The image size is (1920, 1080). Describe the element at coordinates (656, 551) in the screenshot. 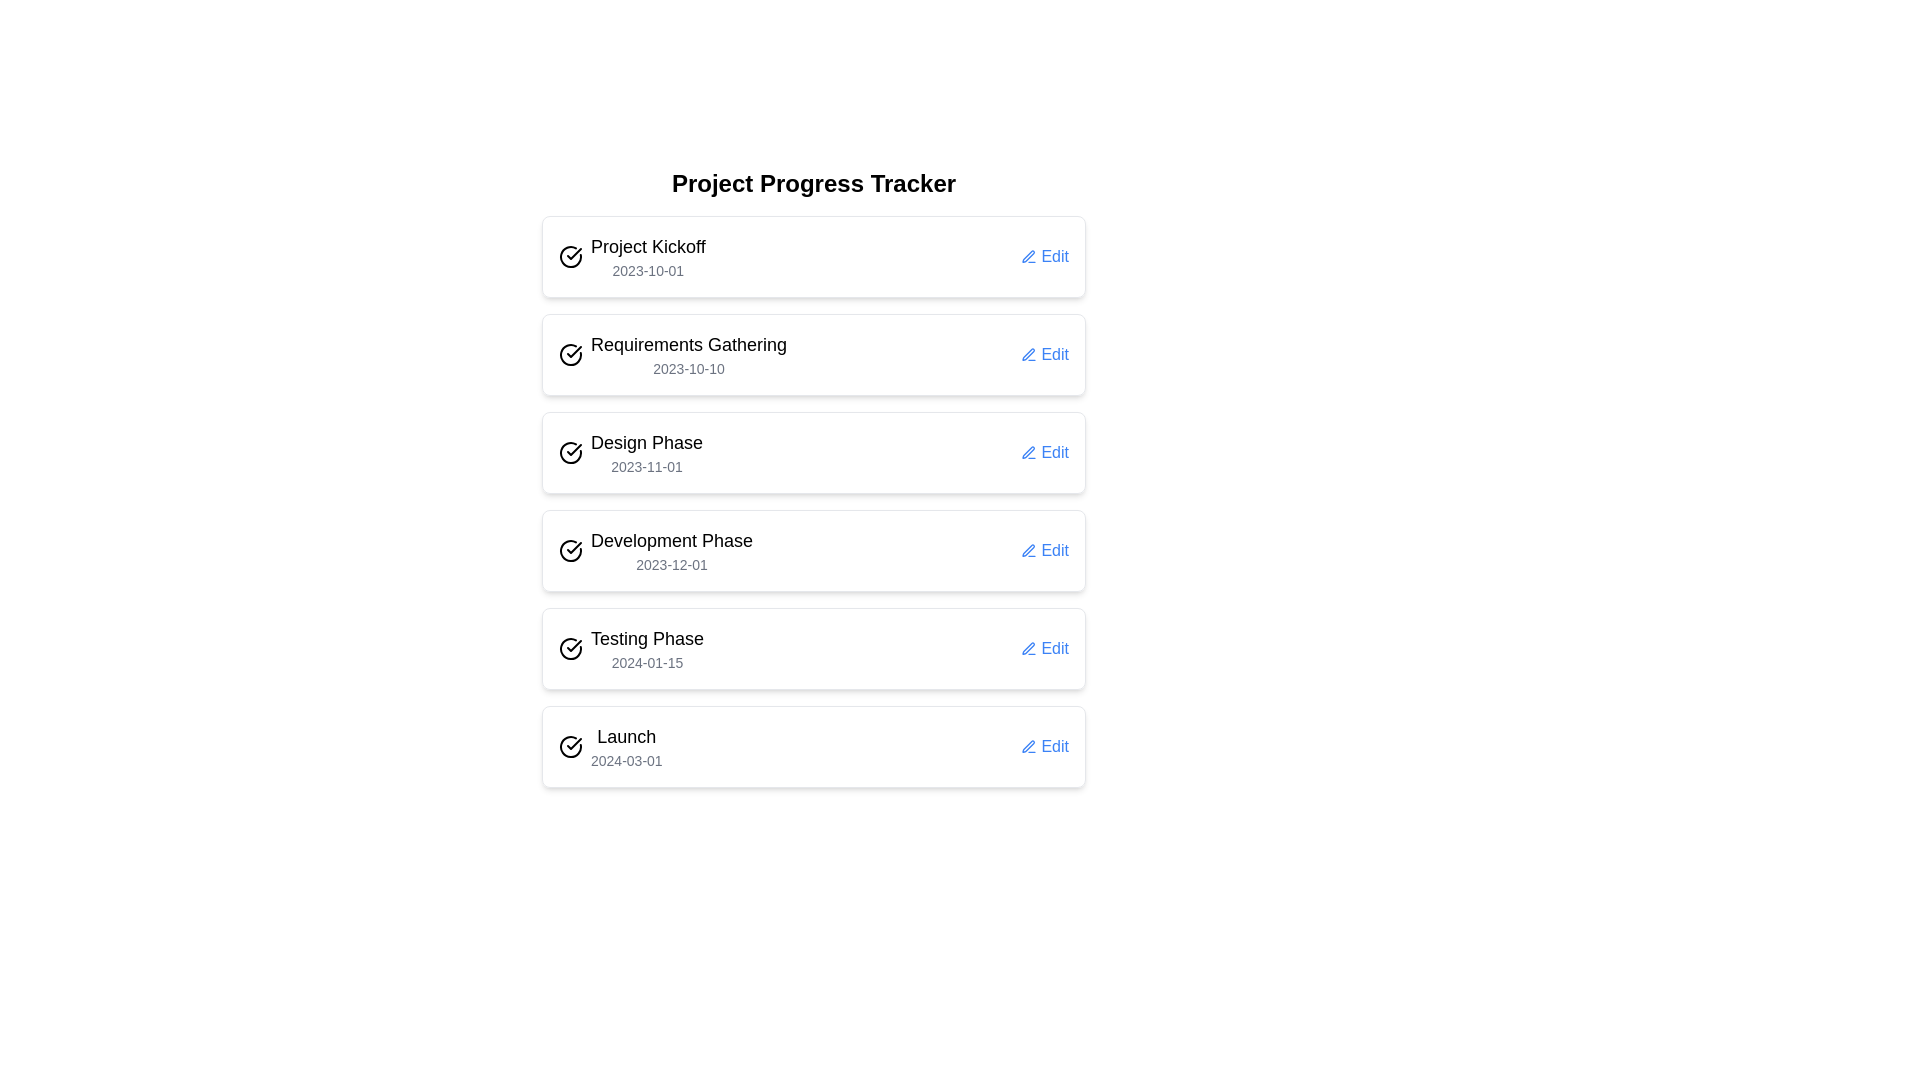

I see `the 'Development Phase' static content block, which displays the project stage's title, date, description, and progress status, located between 'Design Phase' and 'Testing Phase' in the project stages list` at that location.